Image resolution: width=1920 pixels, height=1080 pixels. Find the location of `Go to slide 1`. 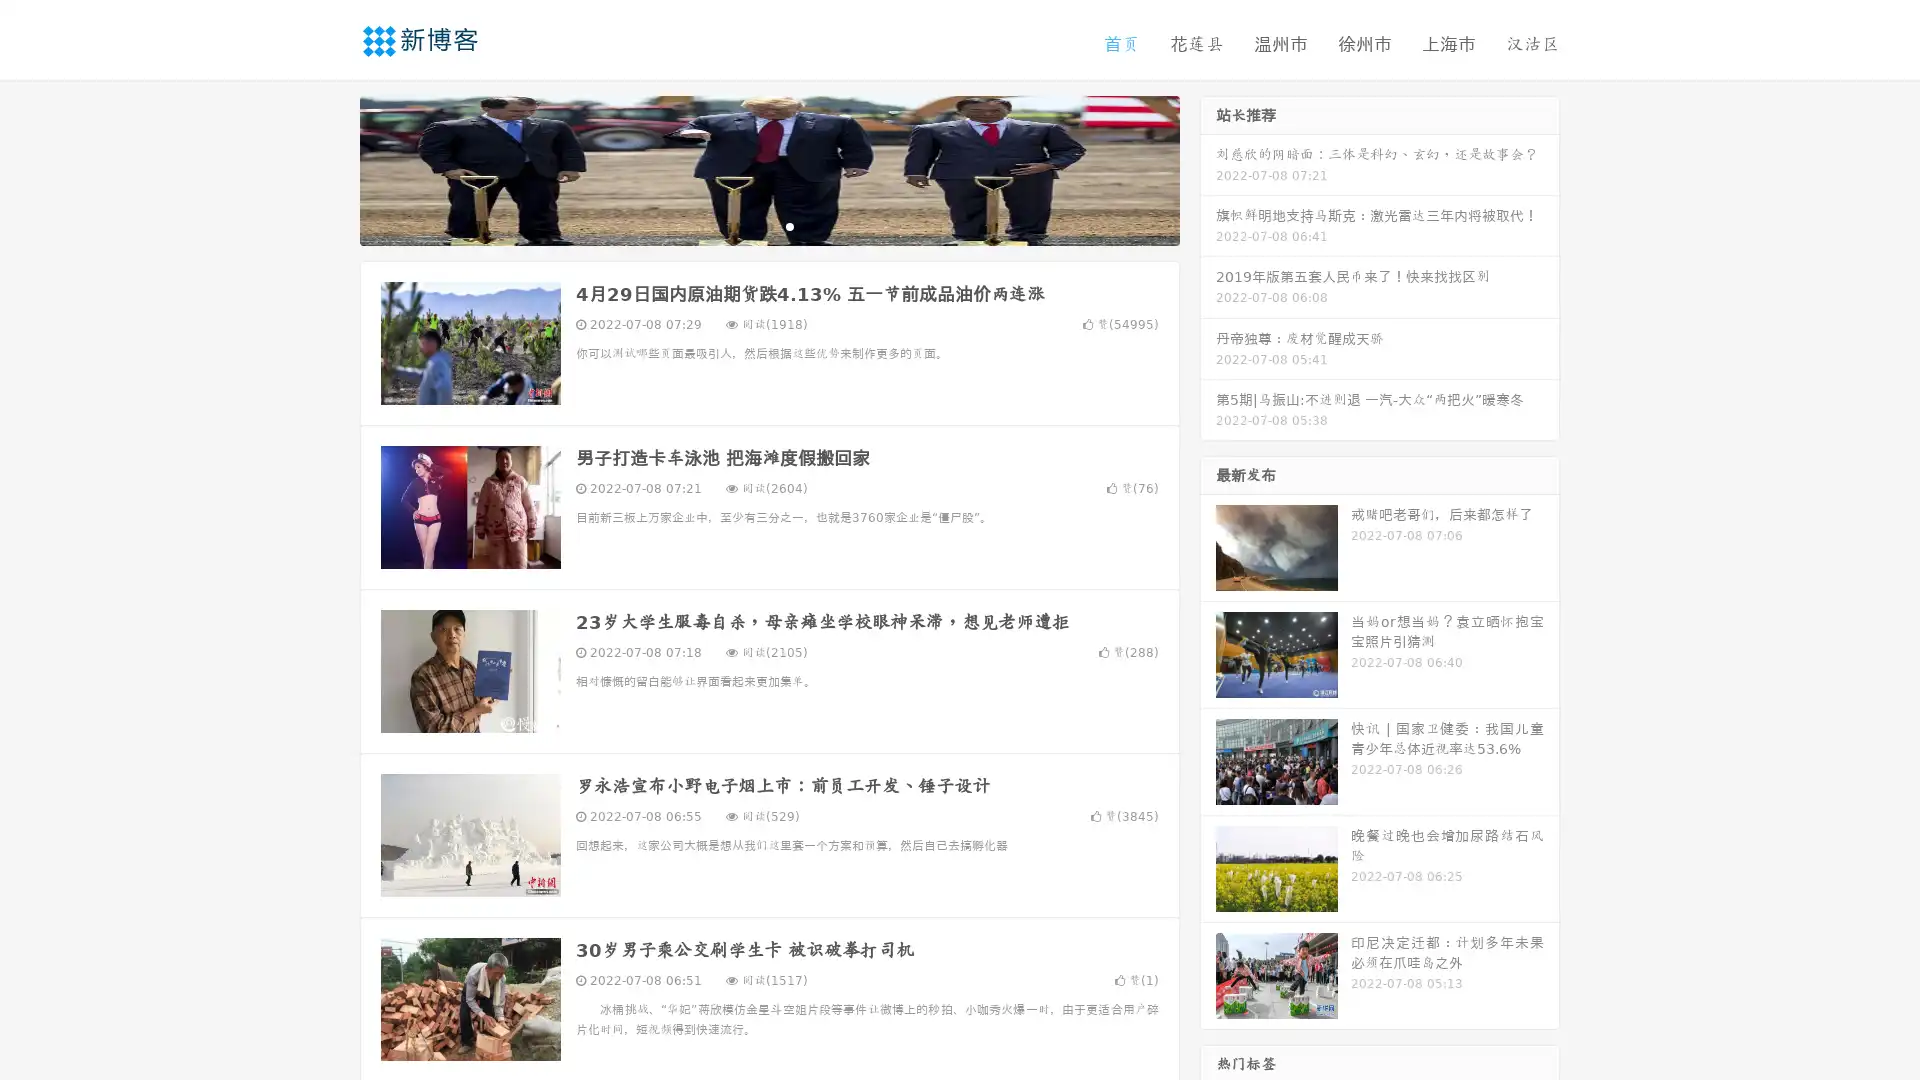

Go to slide 1 is located at coordinates (748, 225).